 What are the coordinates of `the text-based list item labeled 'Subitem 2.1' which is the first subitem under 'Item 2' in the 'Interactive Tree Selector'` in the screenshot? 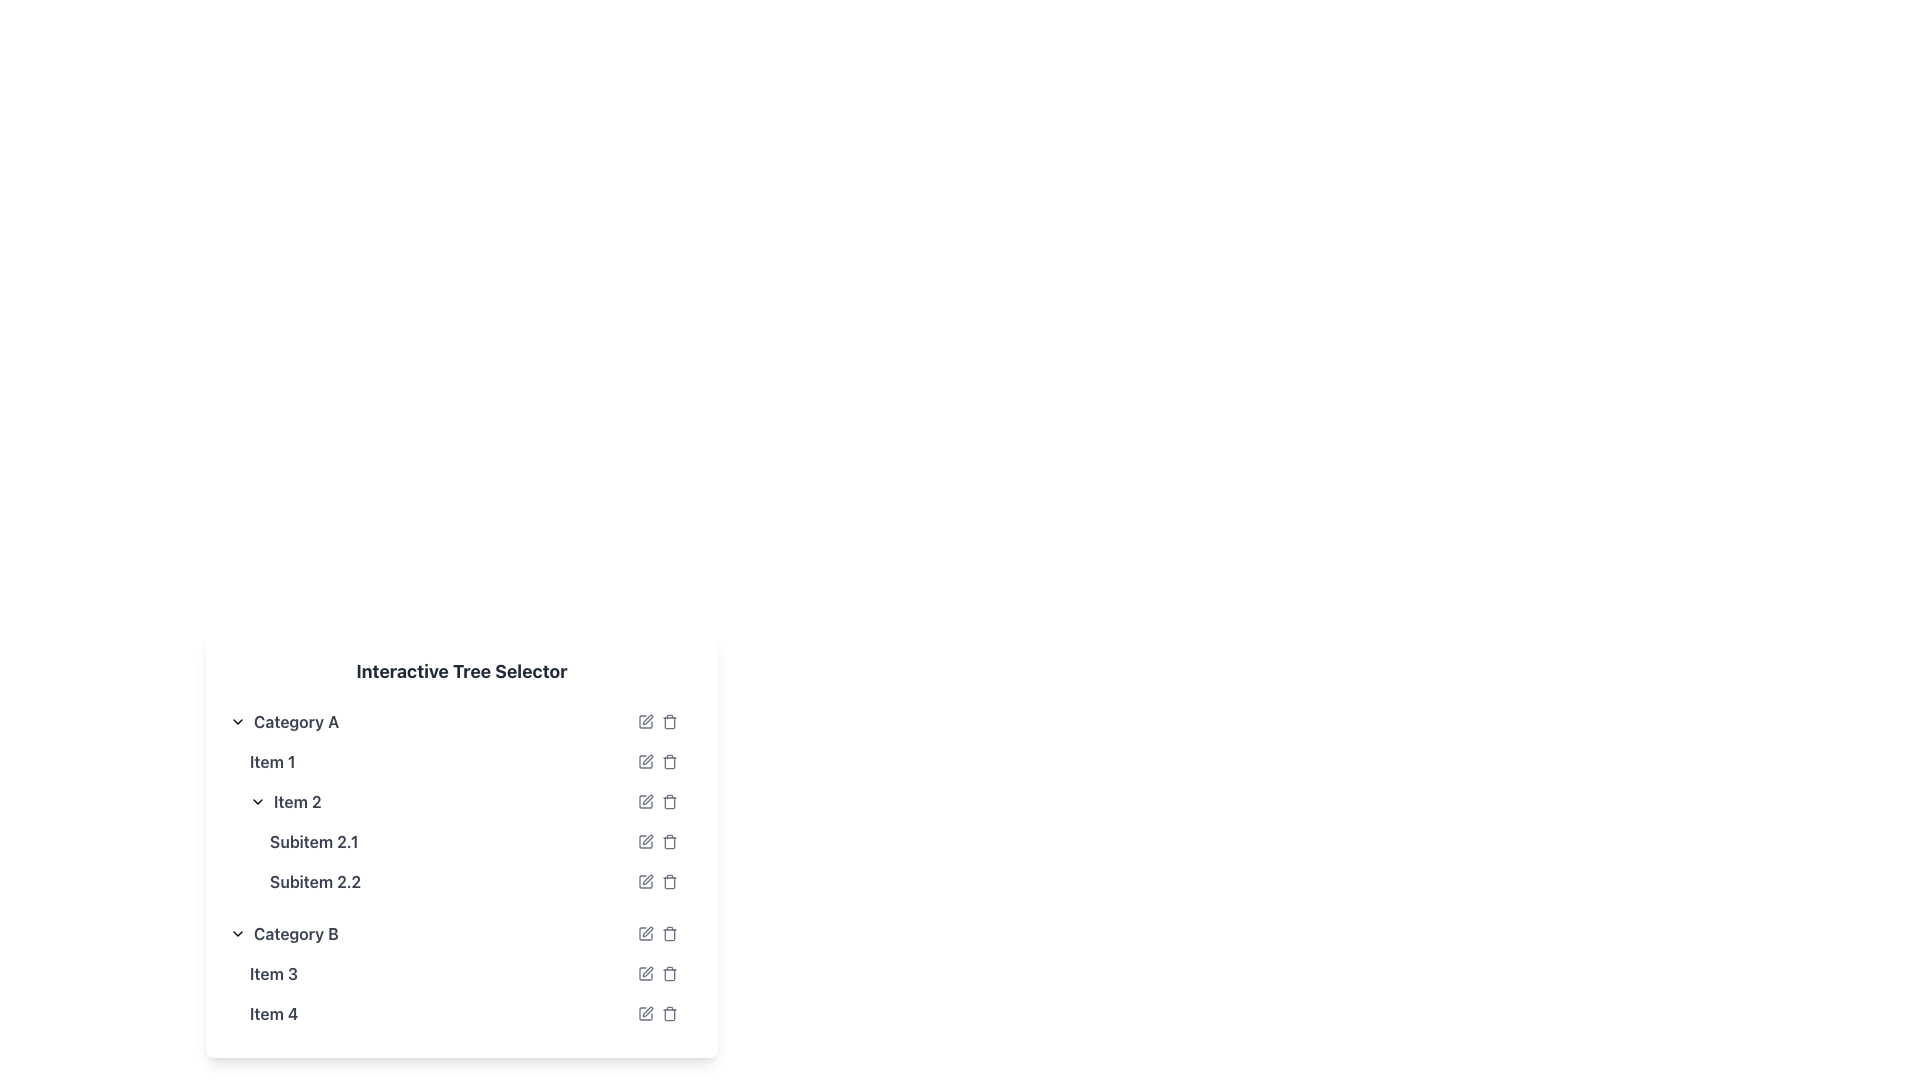 It's located at (313, 841).